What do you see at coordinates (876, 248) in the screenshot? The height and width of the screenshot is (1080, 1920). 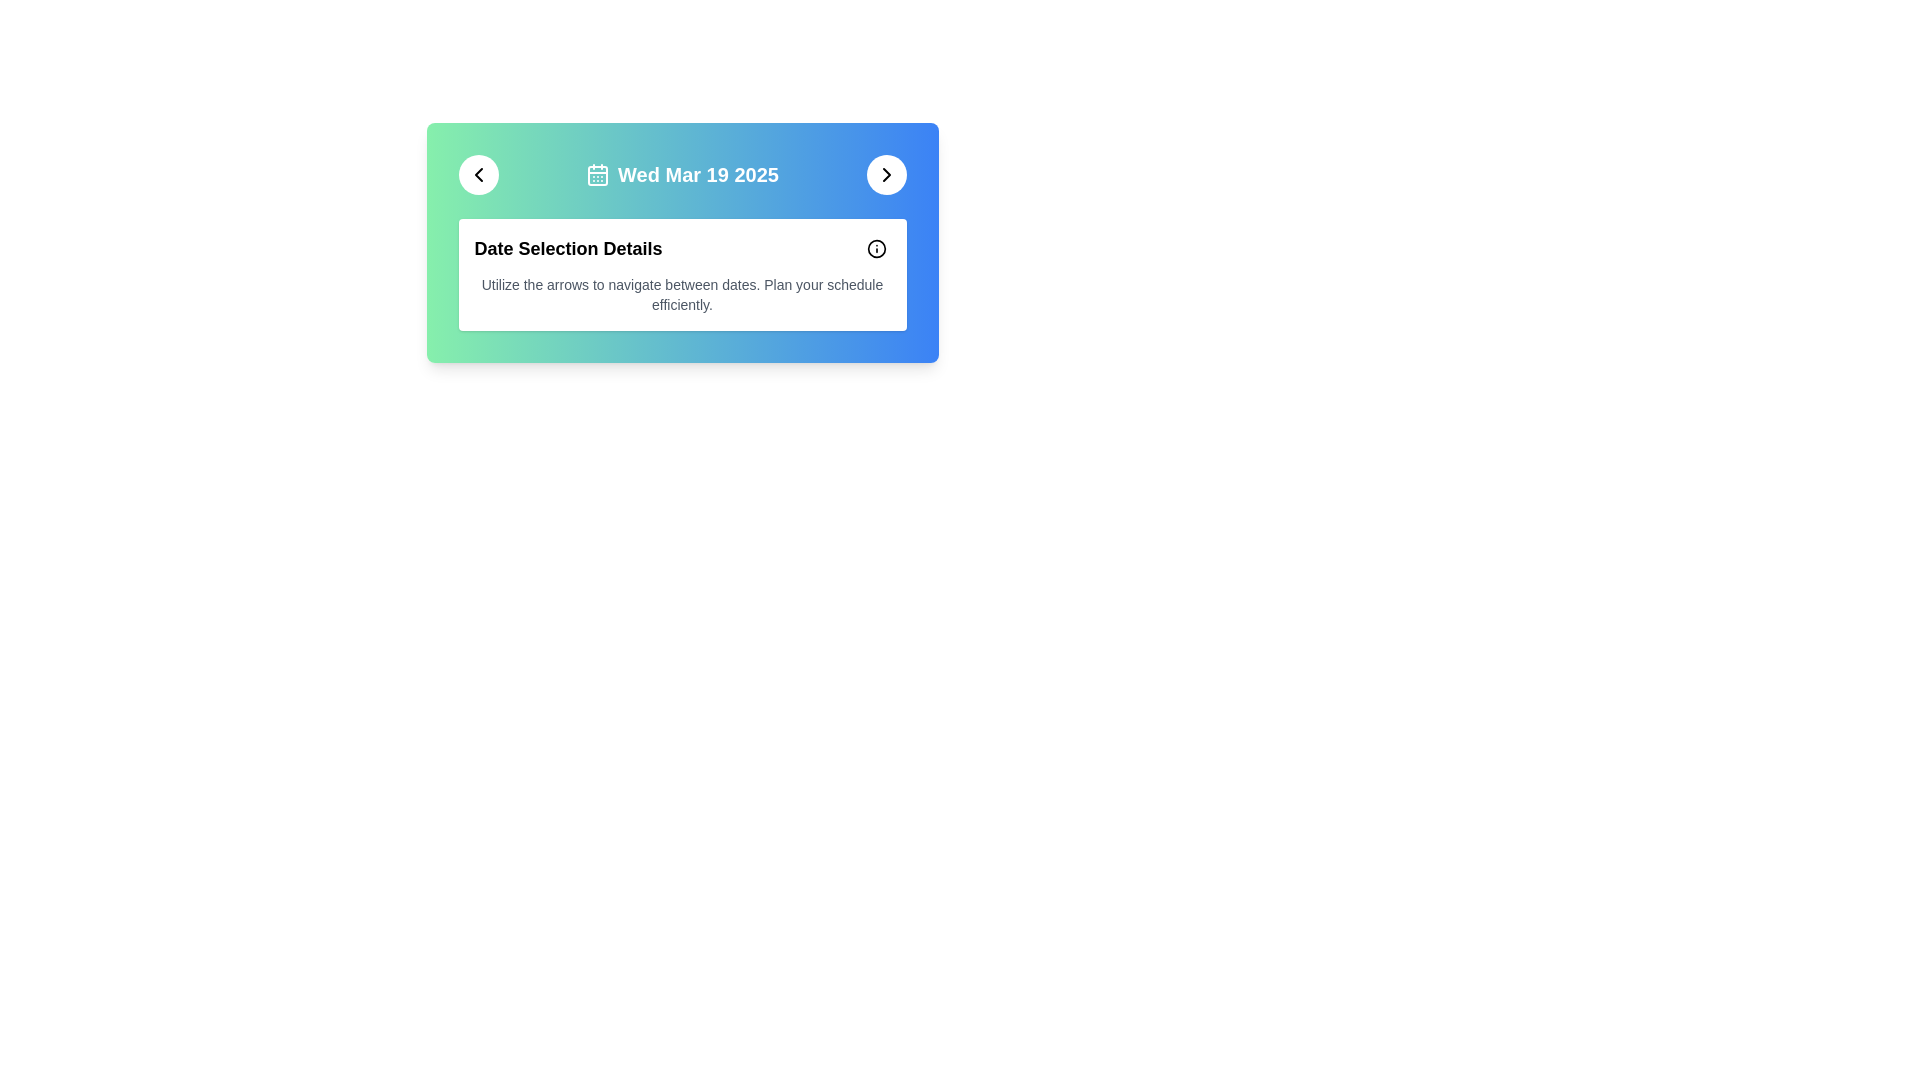 I see `the circular part of the 'info' icon located in the upper-right corner of the content box to invoke related actions` at bounding box center [876, 248].